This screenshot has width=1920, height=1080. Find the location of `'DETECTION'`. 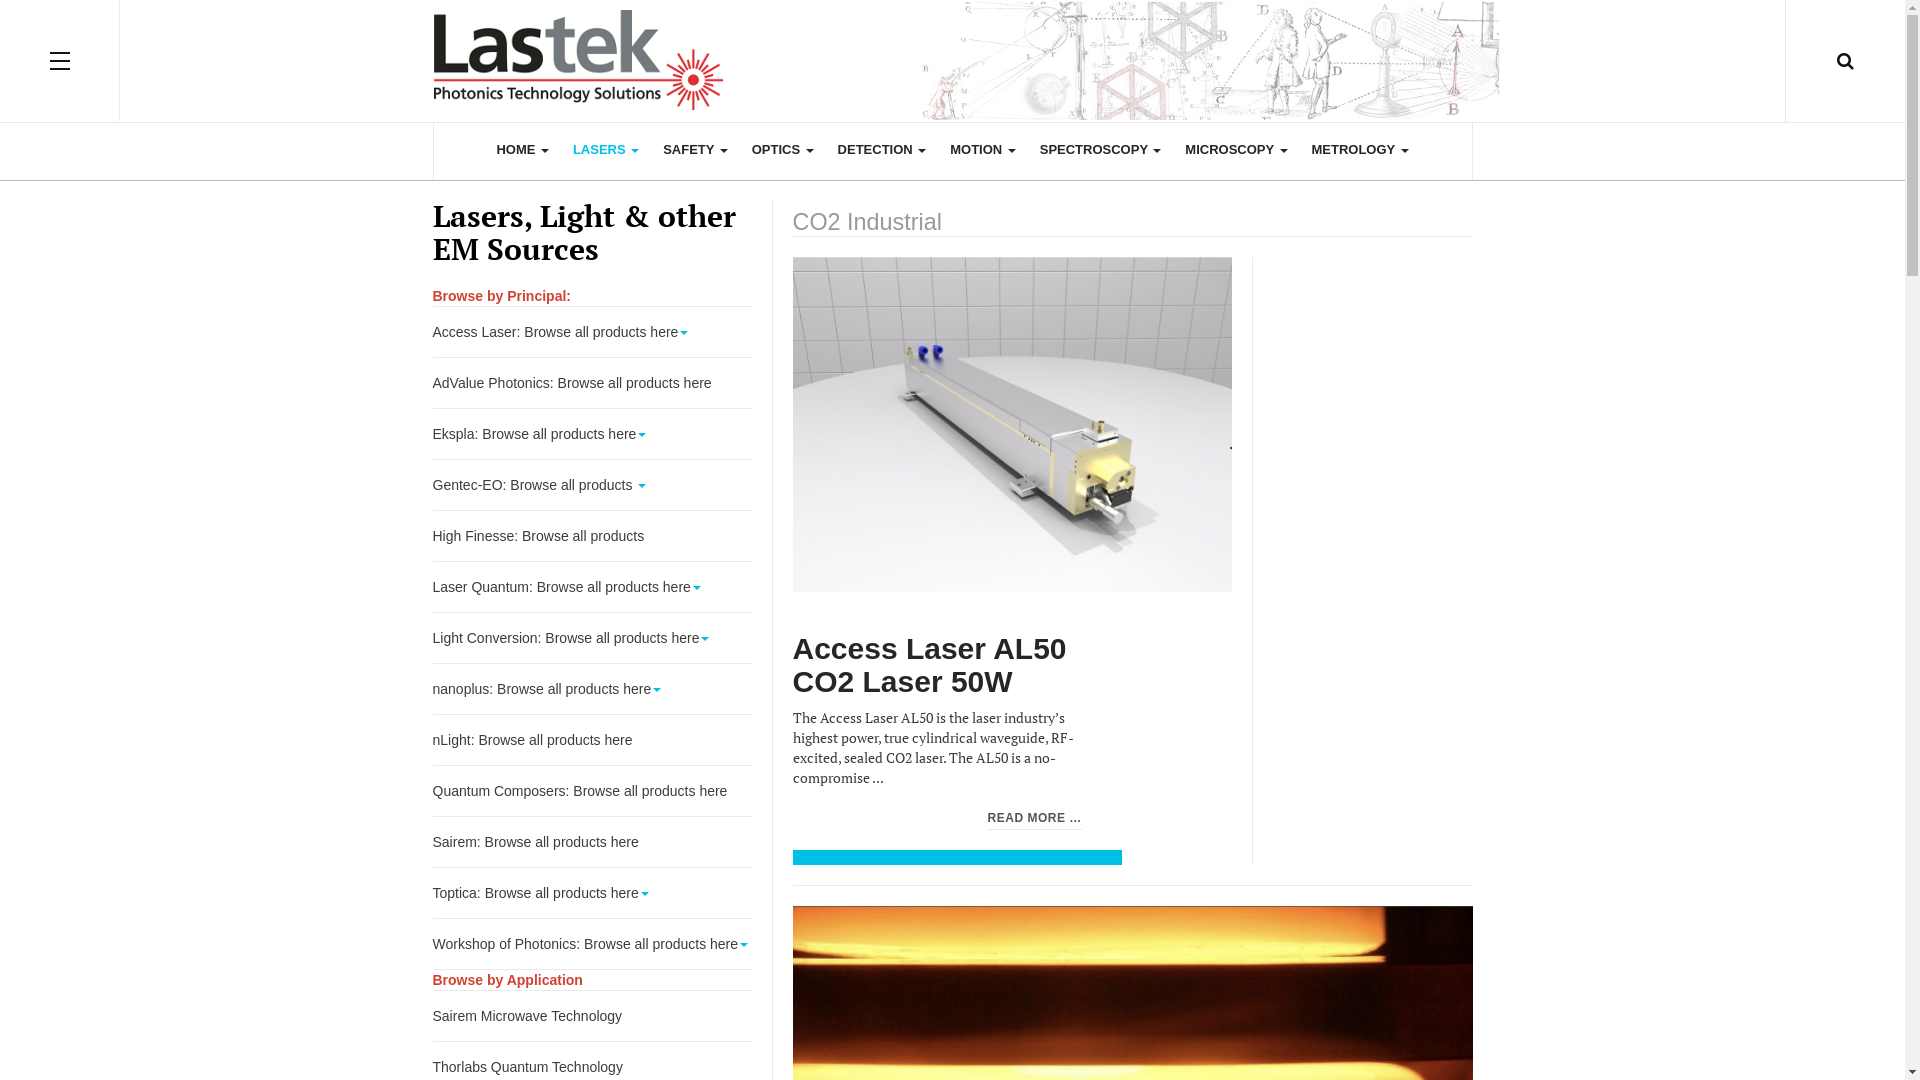

'DETECTION' is located at coordinates (838, 149).